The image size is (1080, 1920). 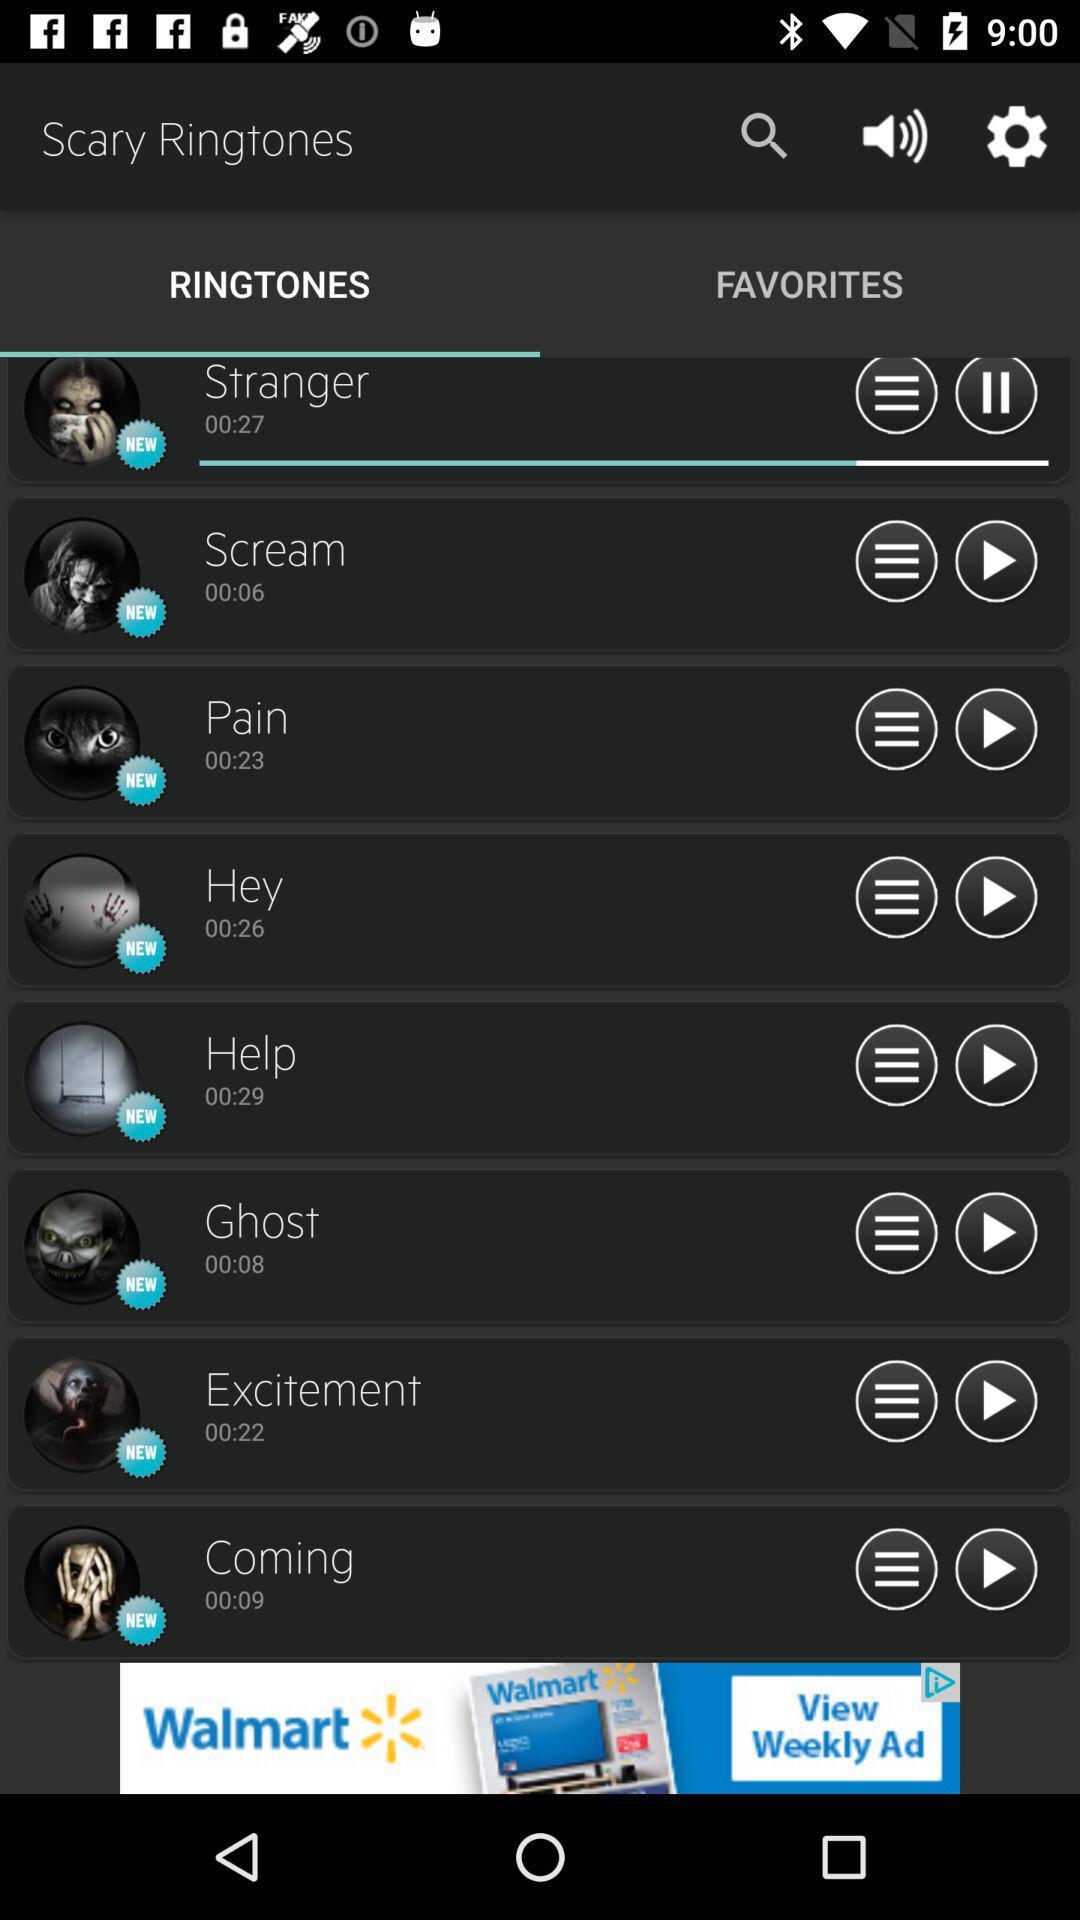 I want to click on options, so click(x=895, y=1401).